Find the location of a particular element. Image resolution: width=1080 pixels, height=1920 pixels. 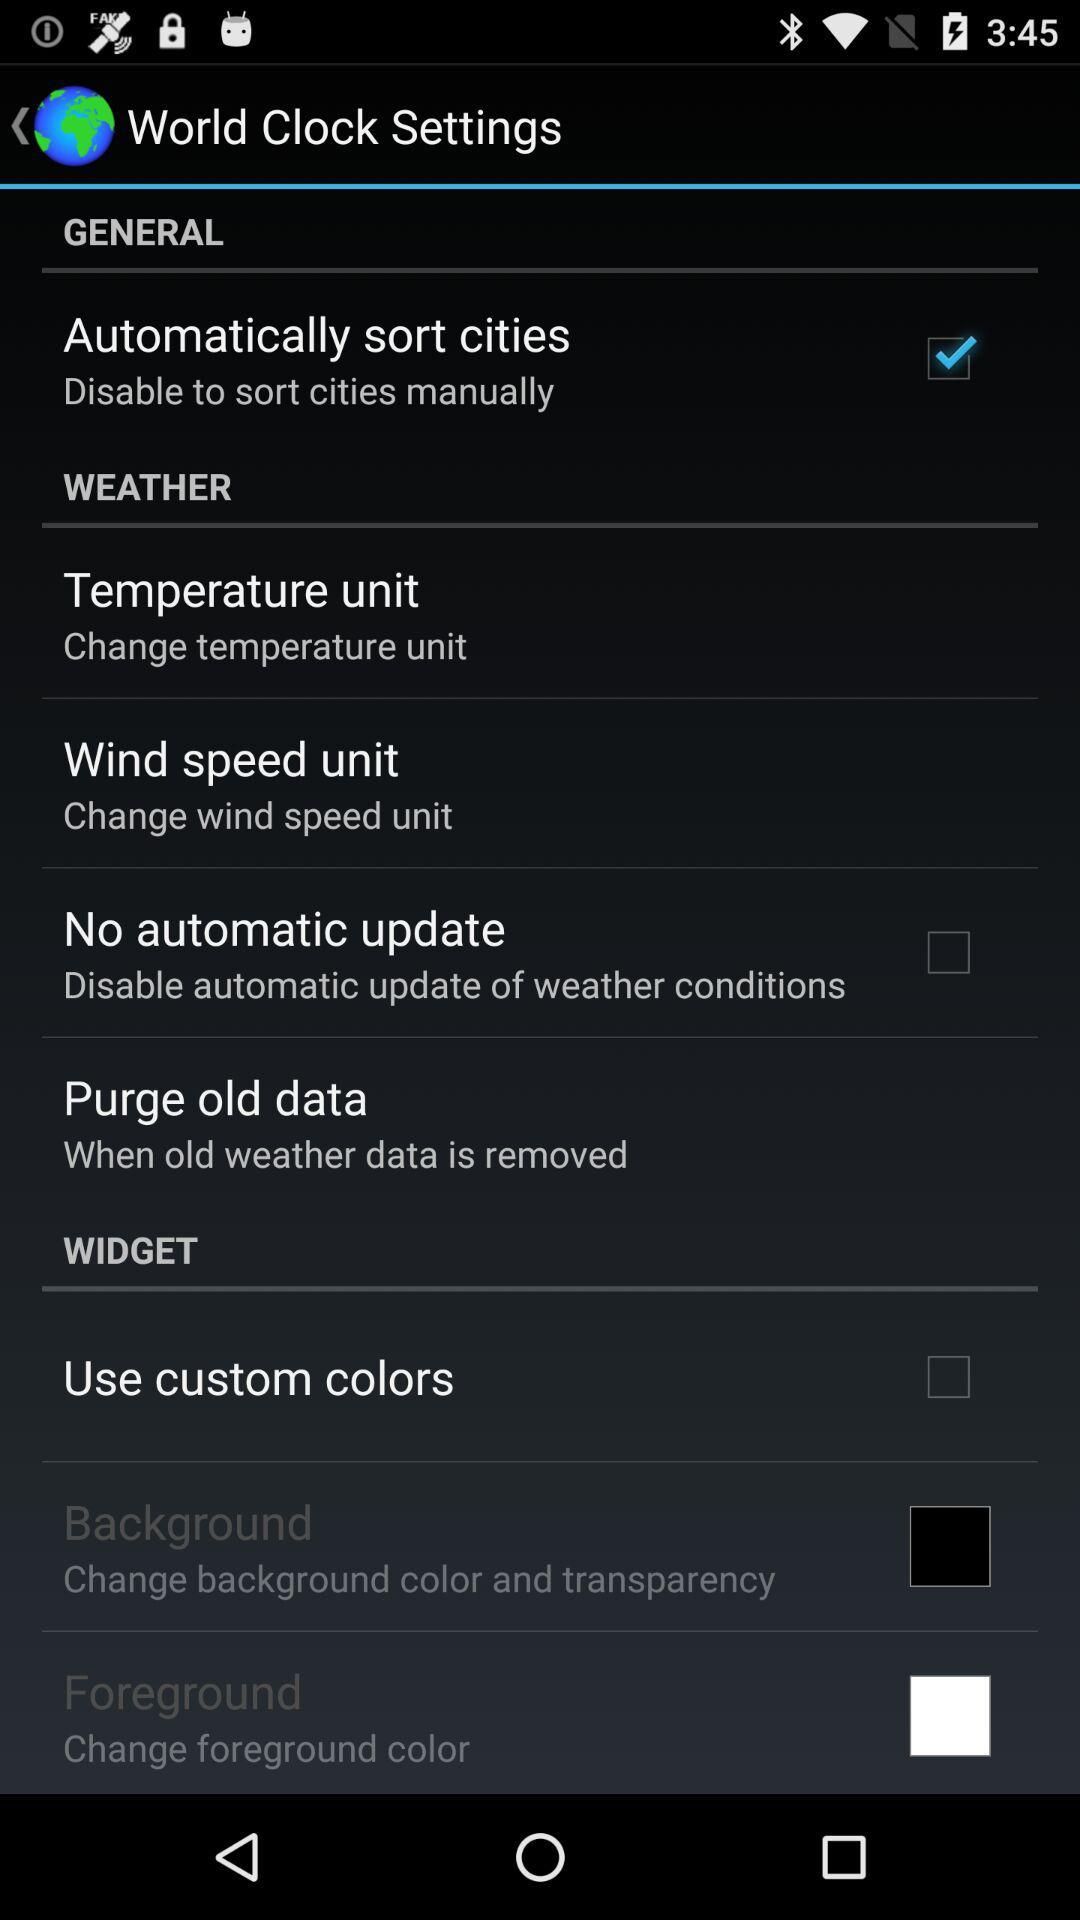

app below the when old weather item is located at coordinates (540, 1248).